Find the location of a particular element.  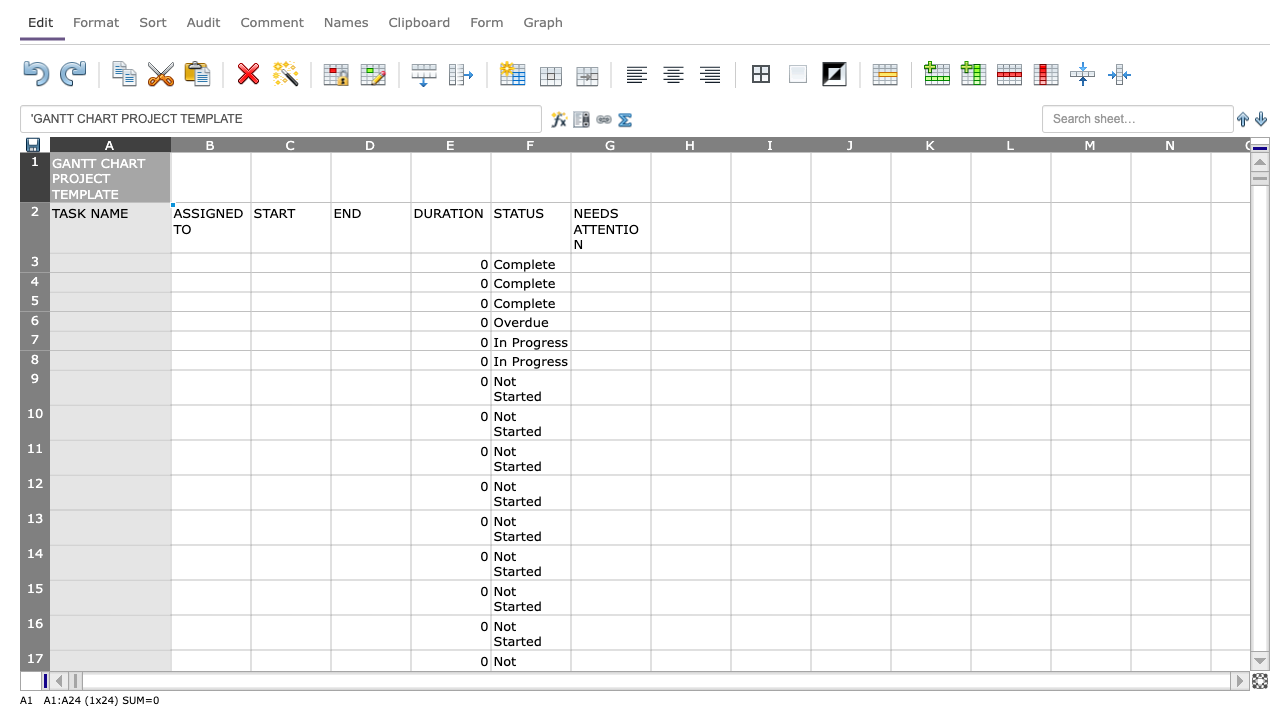

column C's right edge for resizing is located at coordinates (331, 143).